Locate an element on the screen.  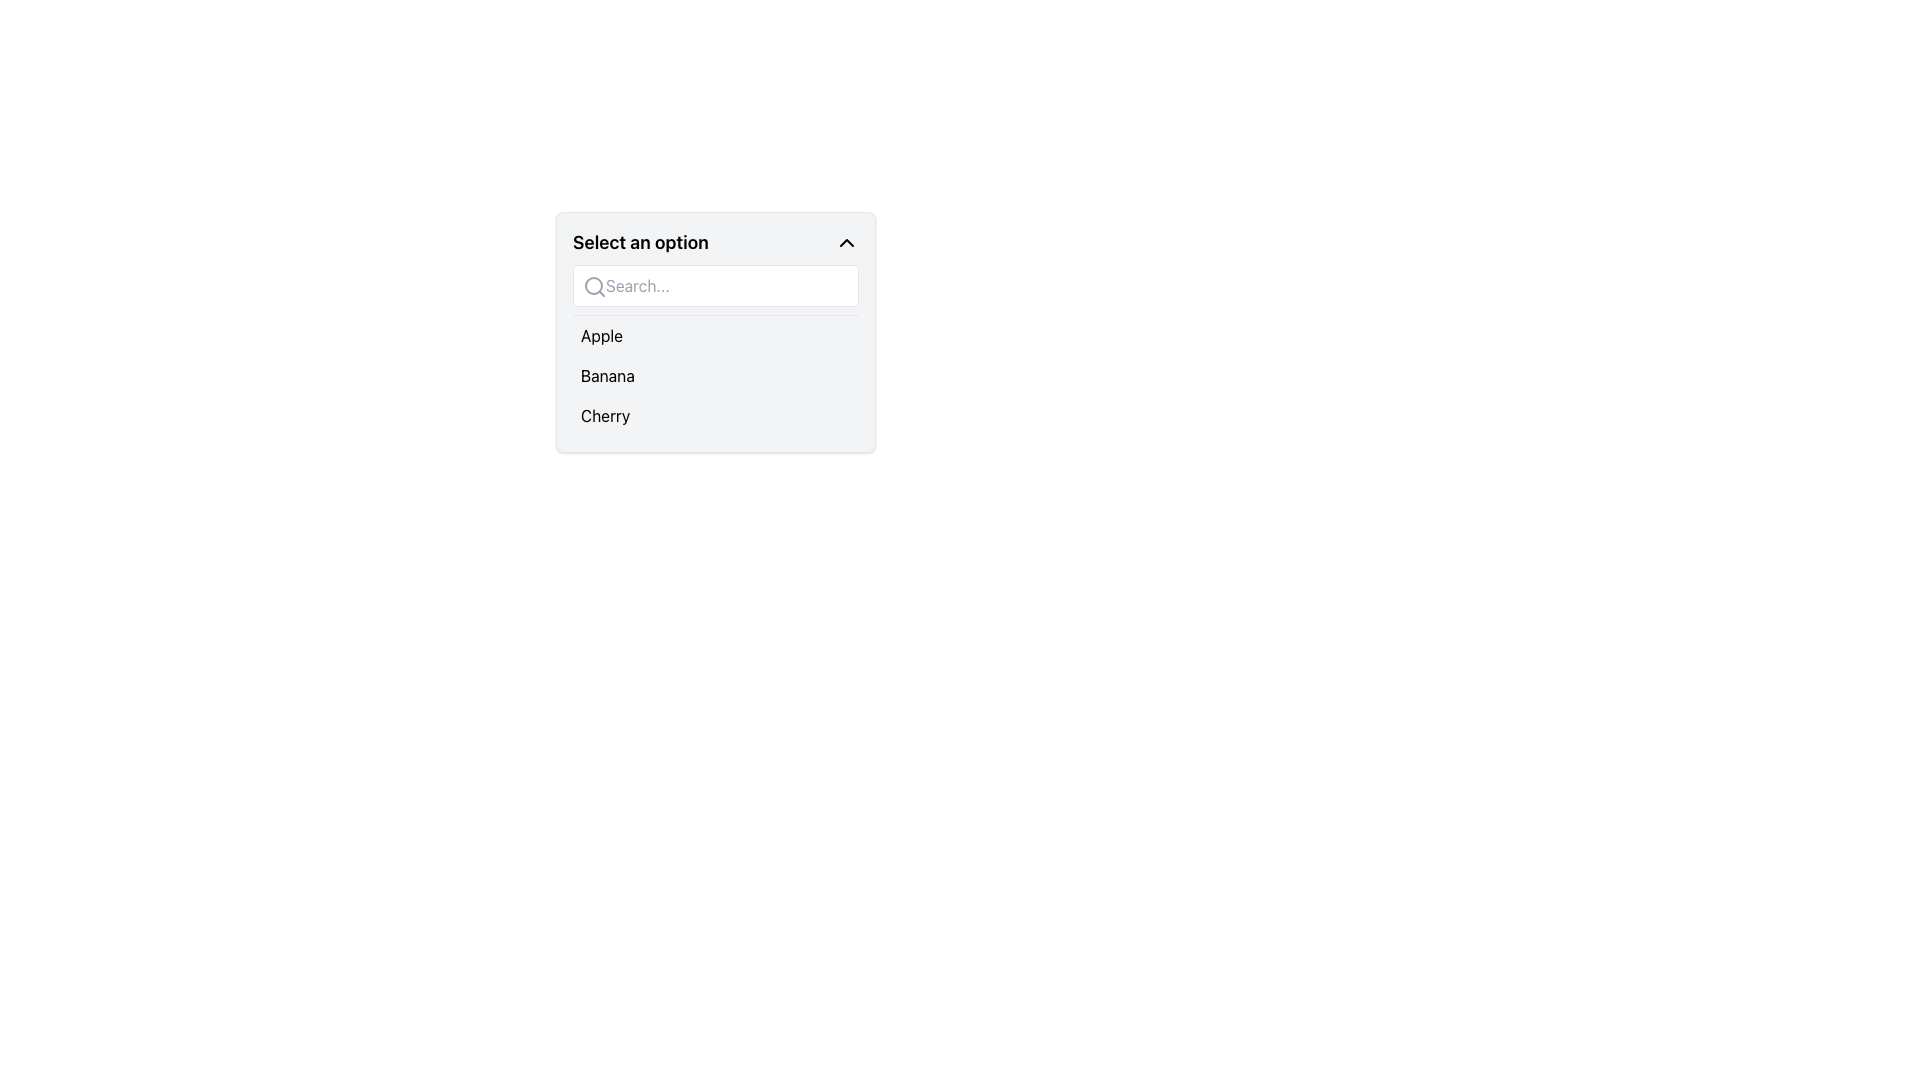
the third item in the dropdown list, which is a text element representing an option is located at coordinates (604, 415).